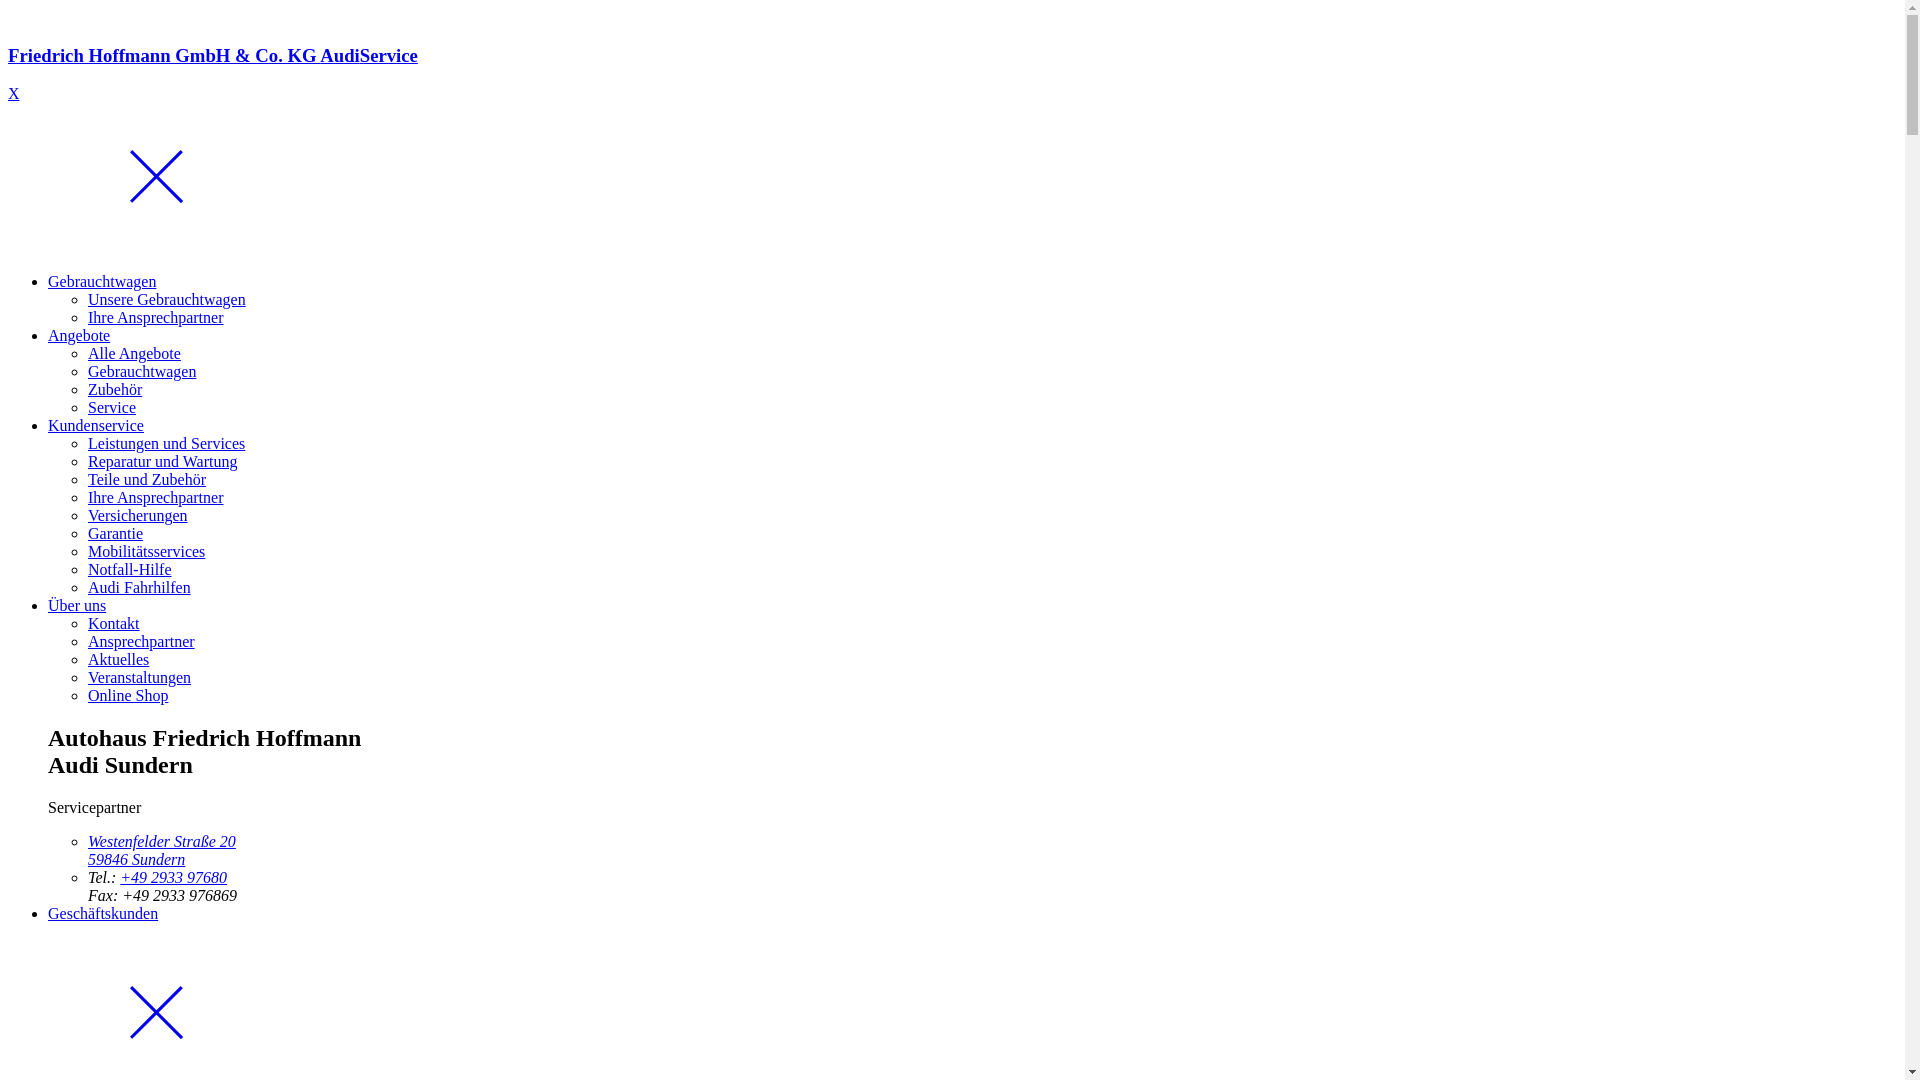 This screenshot has height=1080, width=1920. What do you see at coordinates (127, 694) in the screenshot?
I see `'Online Shop'` at bounding box center [127, 694].